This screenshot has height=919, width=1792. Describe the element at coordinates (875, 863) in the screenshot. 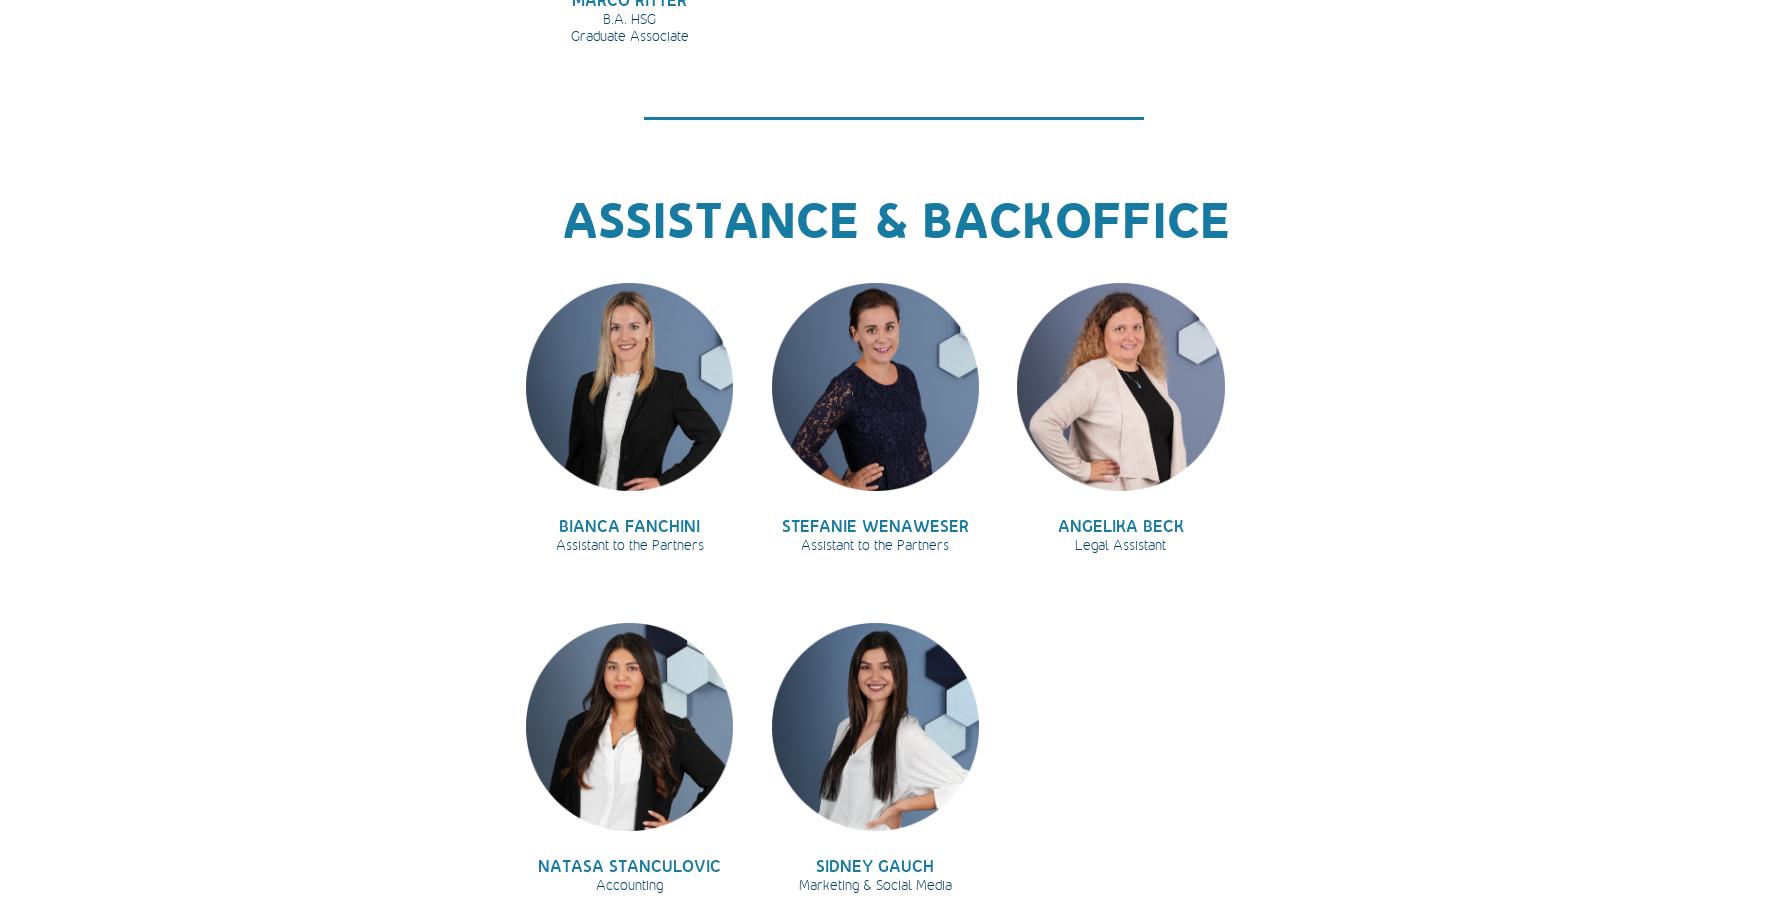

I see `'SIDNEY GAUCH'` at that location.